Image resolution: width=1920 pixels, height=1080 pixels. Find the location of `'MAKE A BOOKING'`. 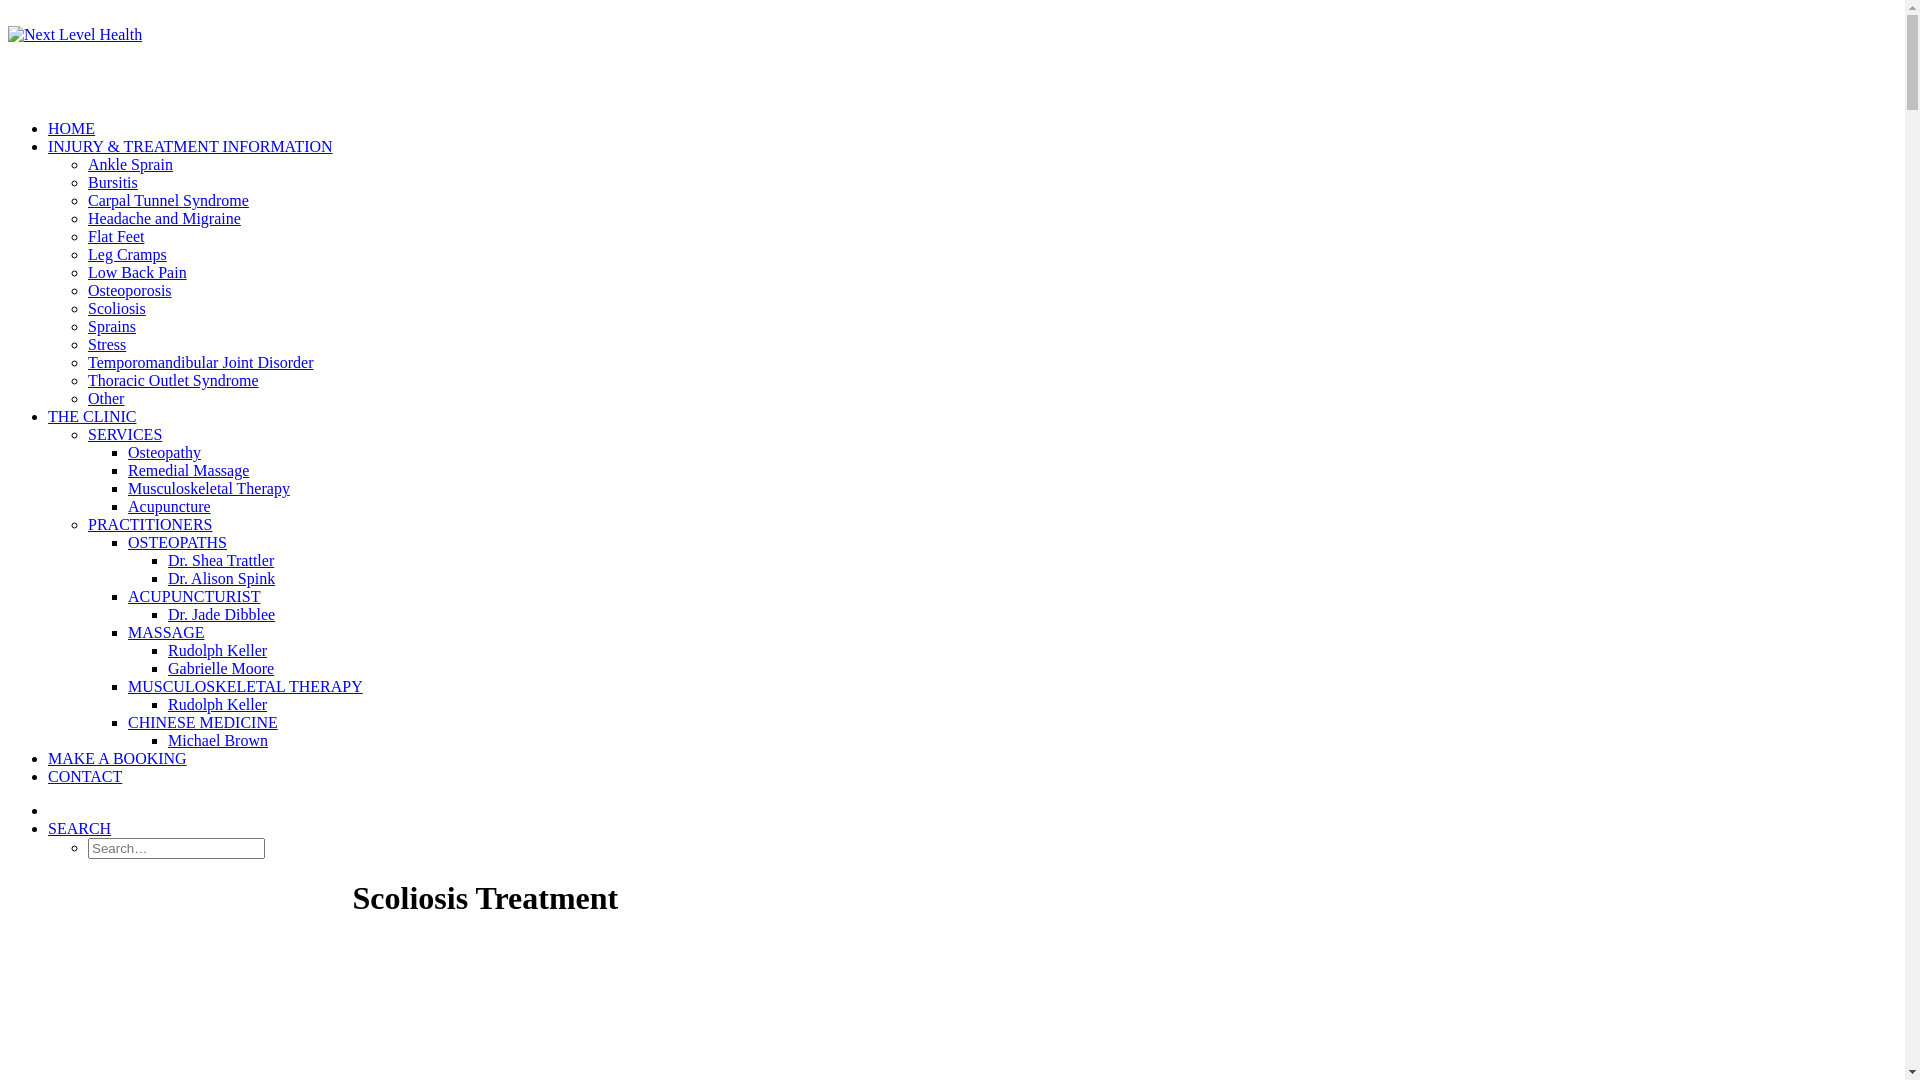

'MAKE A BOOKING' is located at coordinates (116, 758).